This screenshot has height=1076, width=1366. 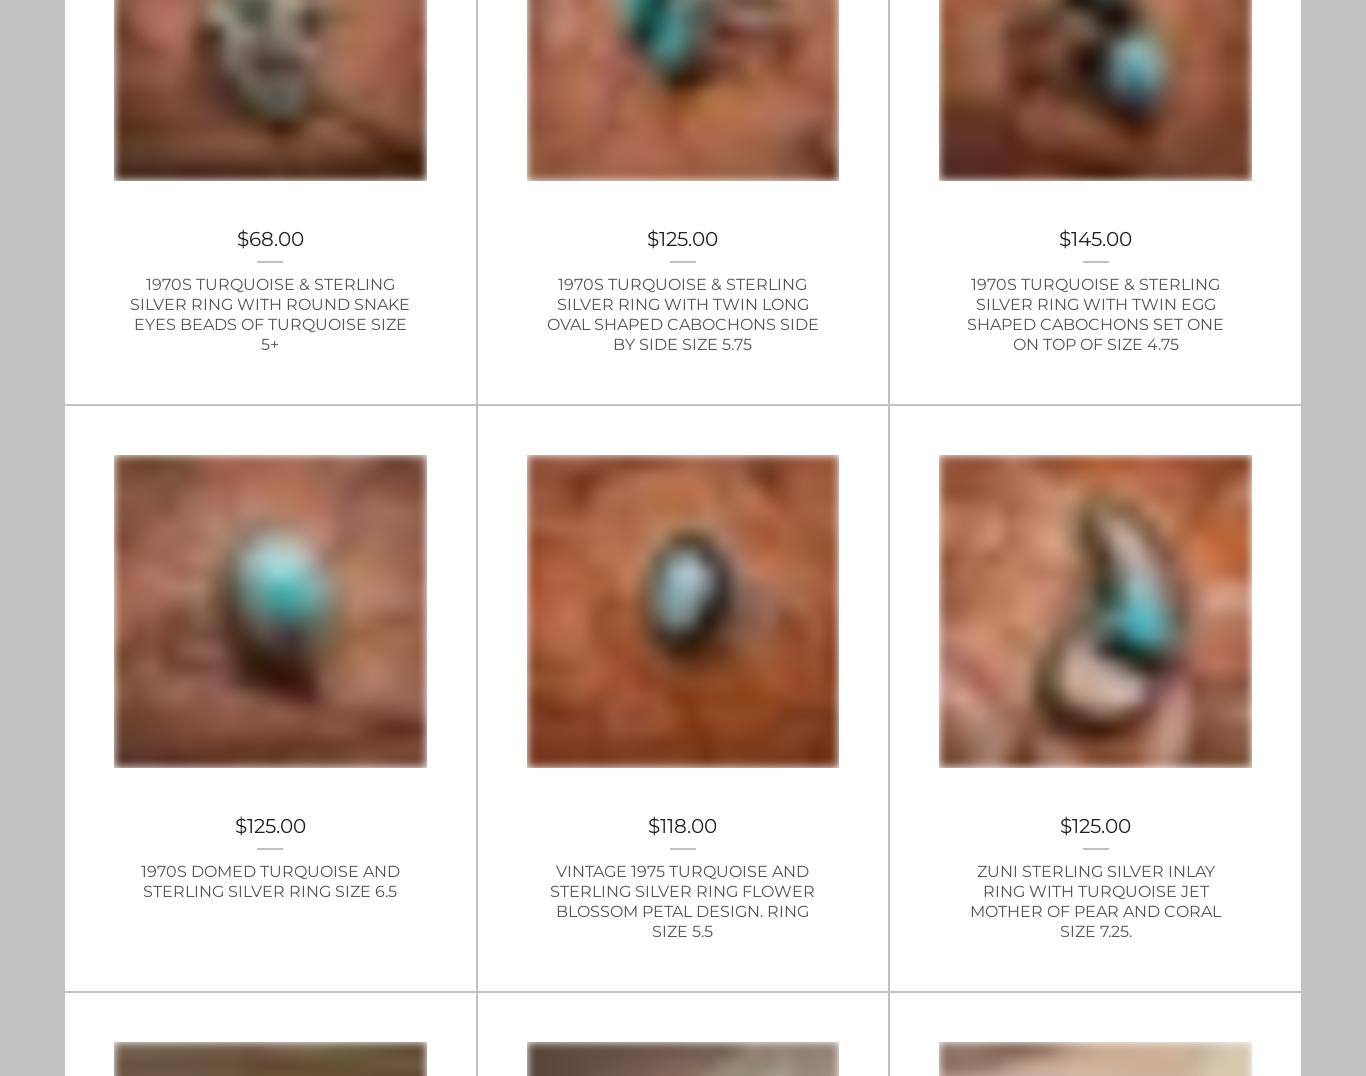 What do you see at coordinates (248, 238) in the screenshot?
I see `'68.00'` at bounding box center [248, 238].